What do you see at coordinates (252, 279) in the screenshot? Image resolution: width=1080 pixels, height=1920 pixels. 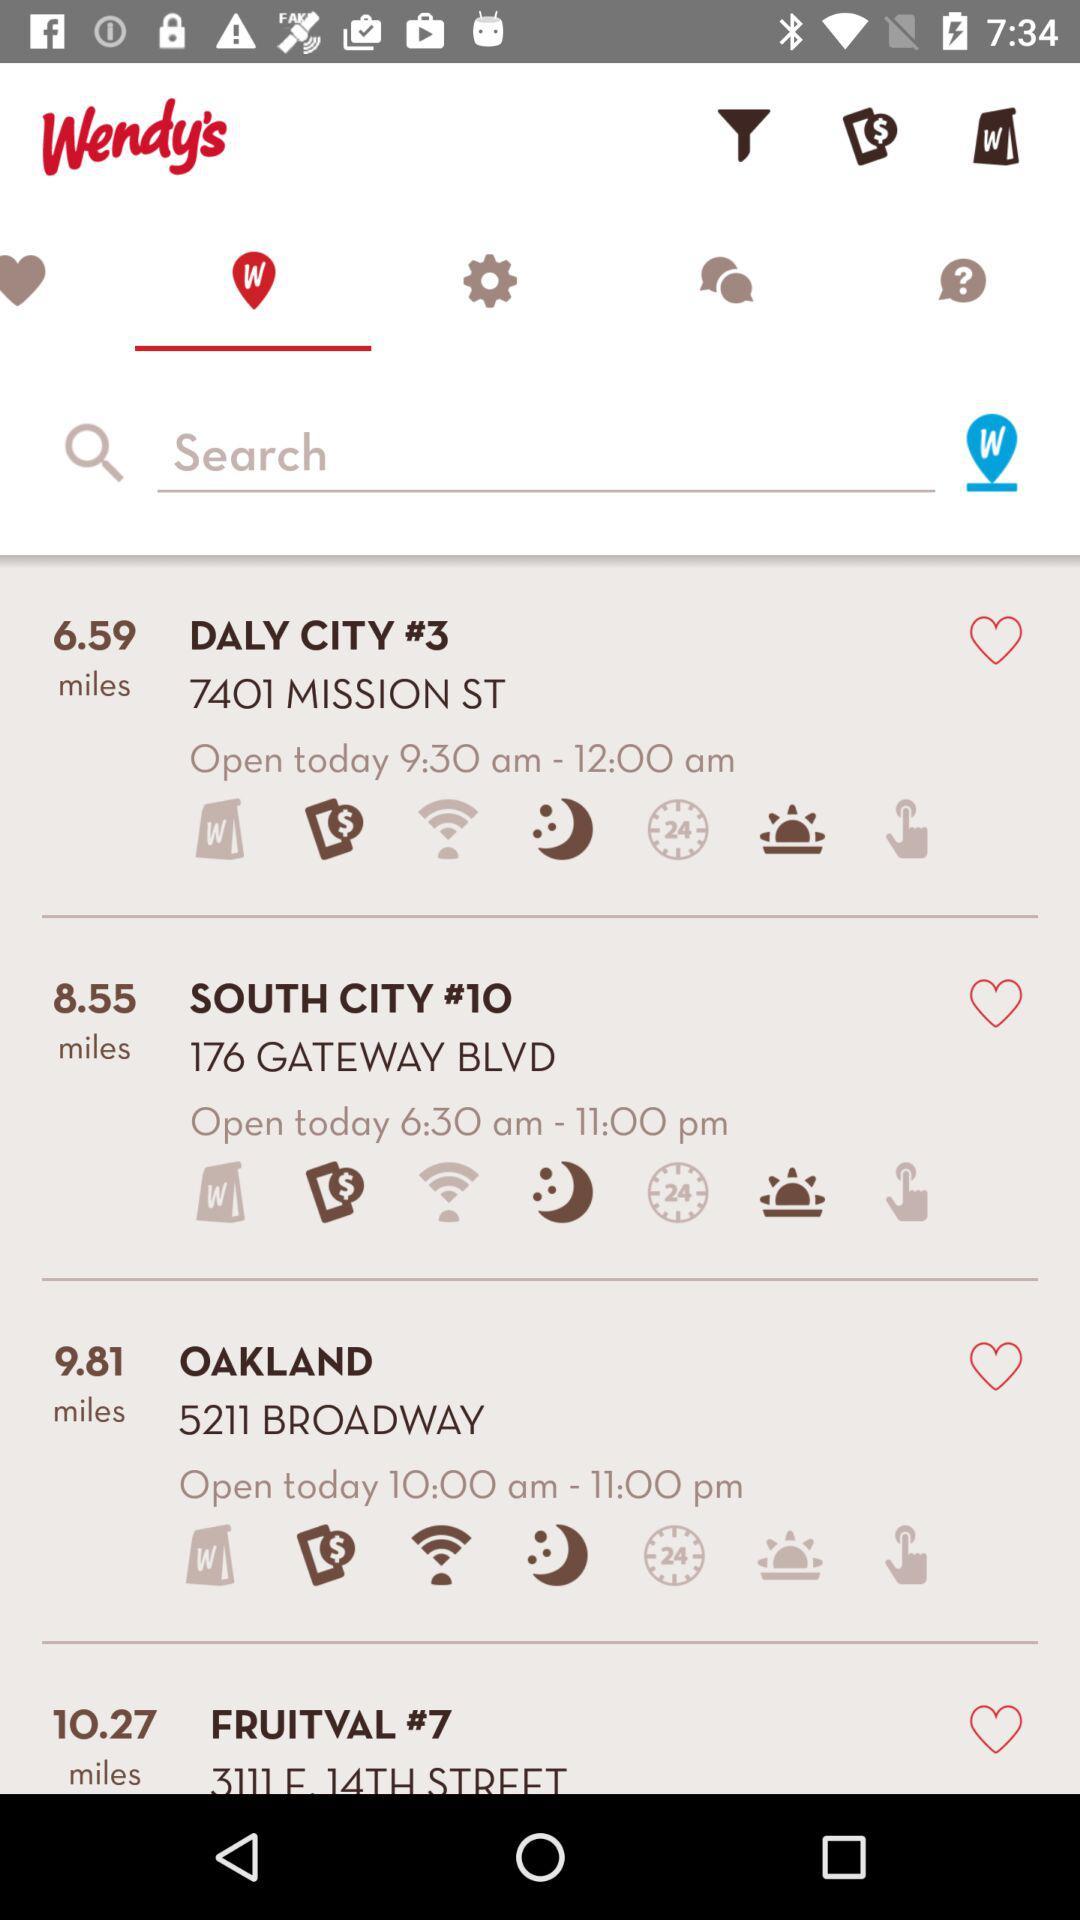 I see `locate store` at bounding box center [252, 279].